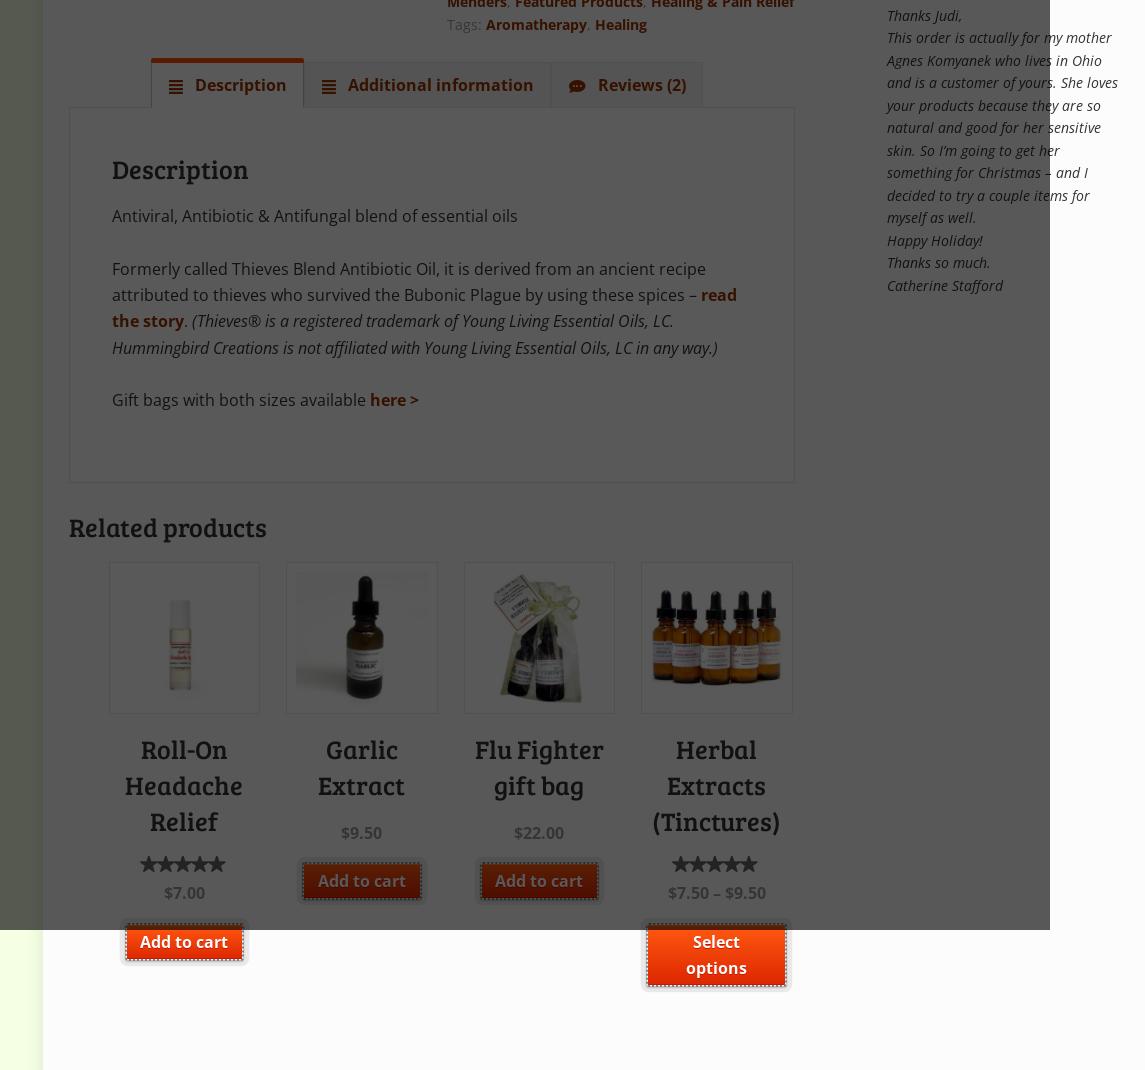 The width and height of the screenshot is (1145, 1070). What do you see at coordinates (944, 285) in the screenshot?
I see `'Catherine Stafford'` at bounding box center [944, 285].